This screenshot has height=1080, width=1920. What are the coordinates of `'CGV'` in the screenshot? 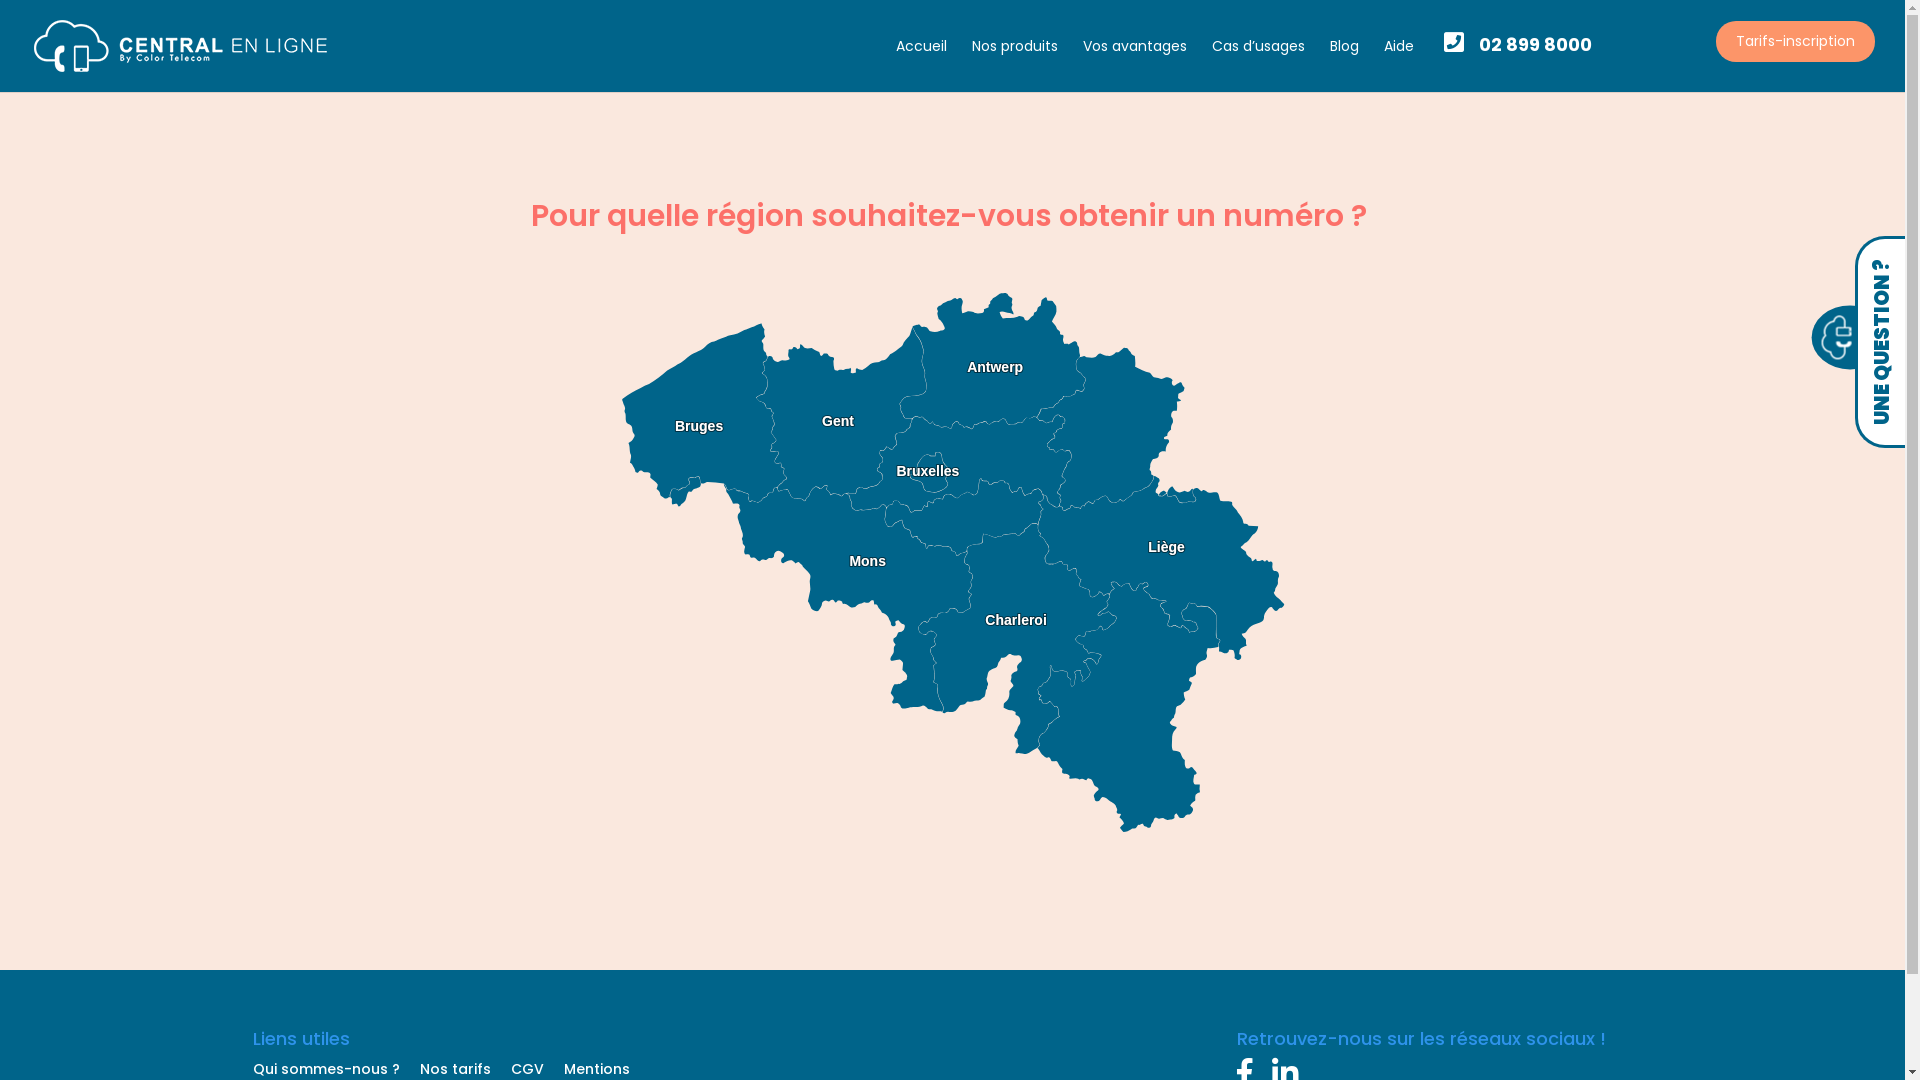 It's located at (526, 1067).